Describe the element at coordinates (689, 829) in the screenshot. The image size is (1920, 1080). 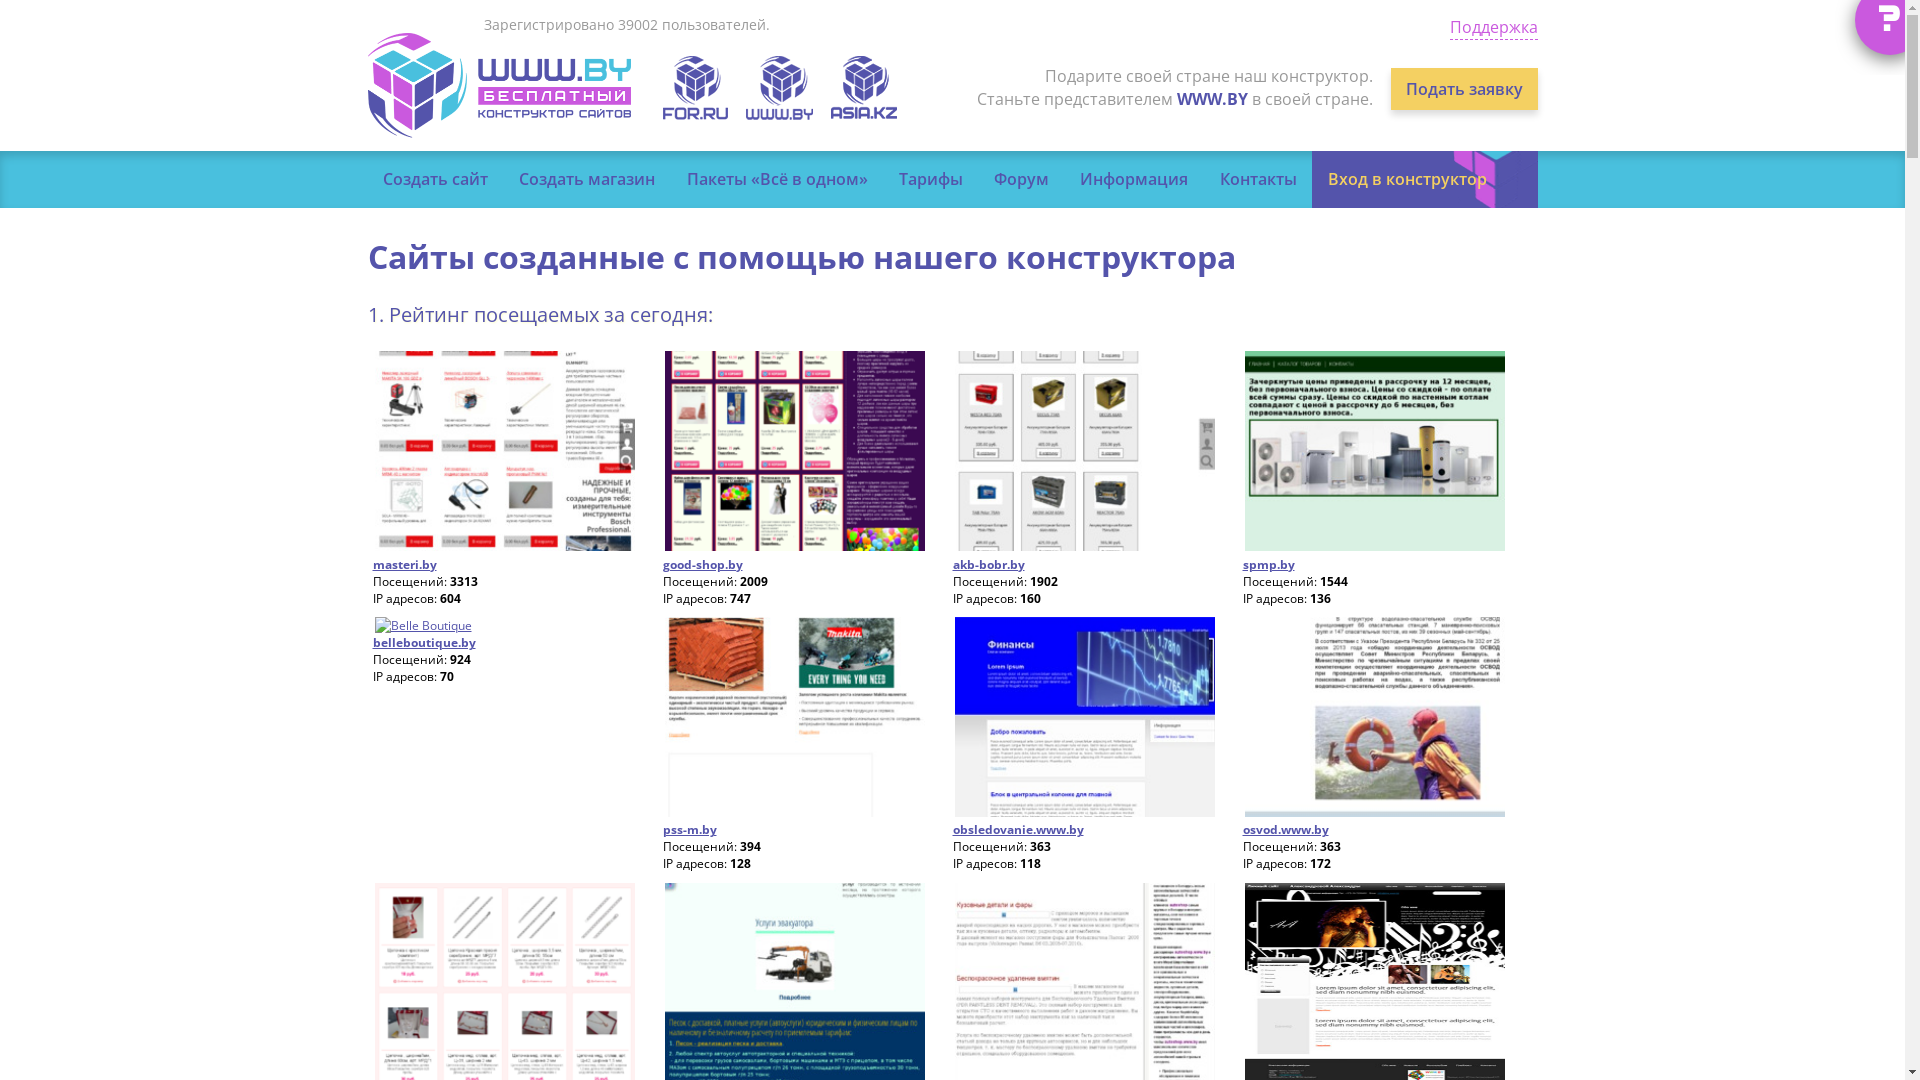
I see `'pss-m.by'` at that location.